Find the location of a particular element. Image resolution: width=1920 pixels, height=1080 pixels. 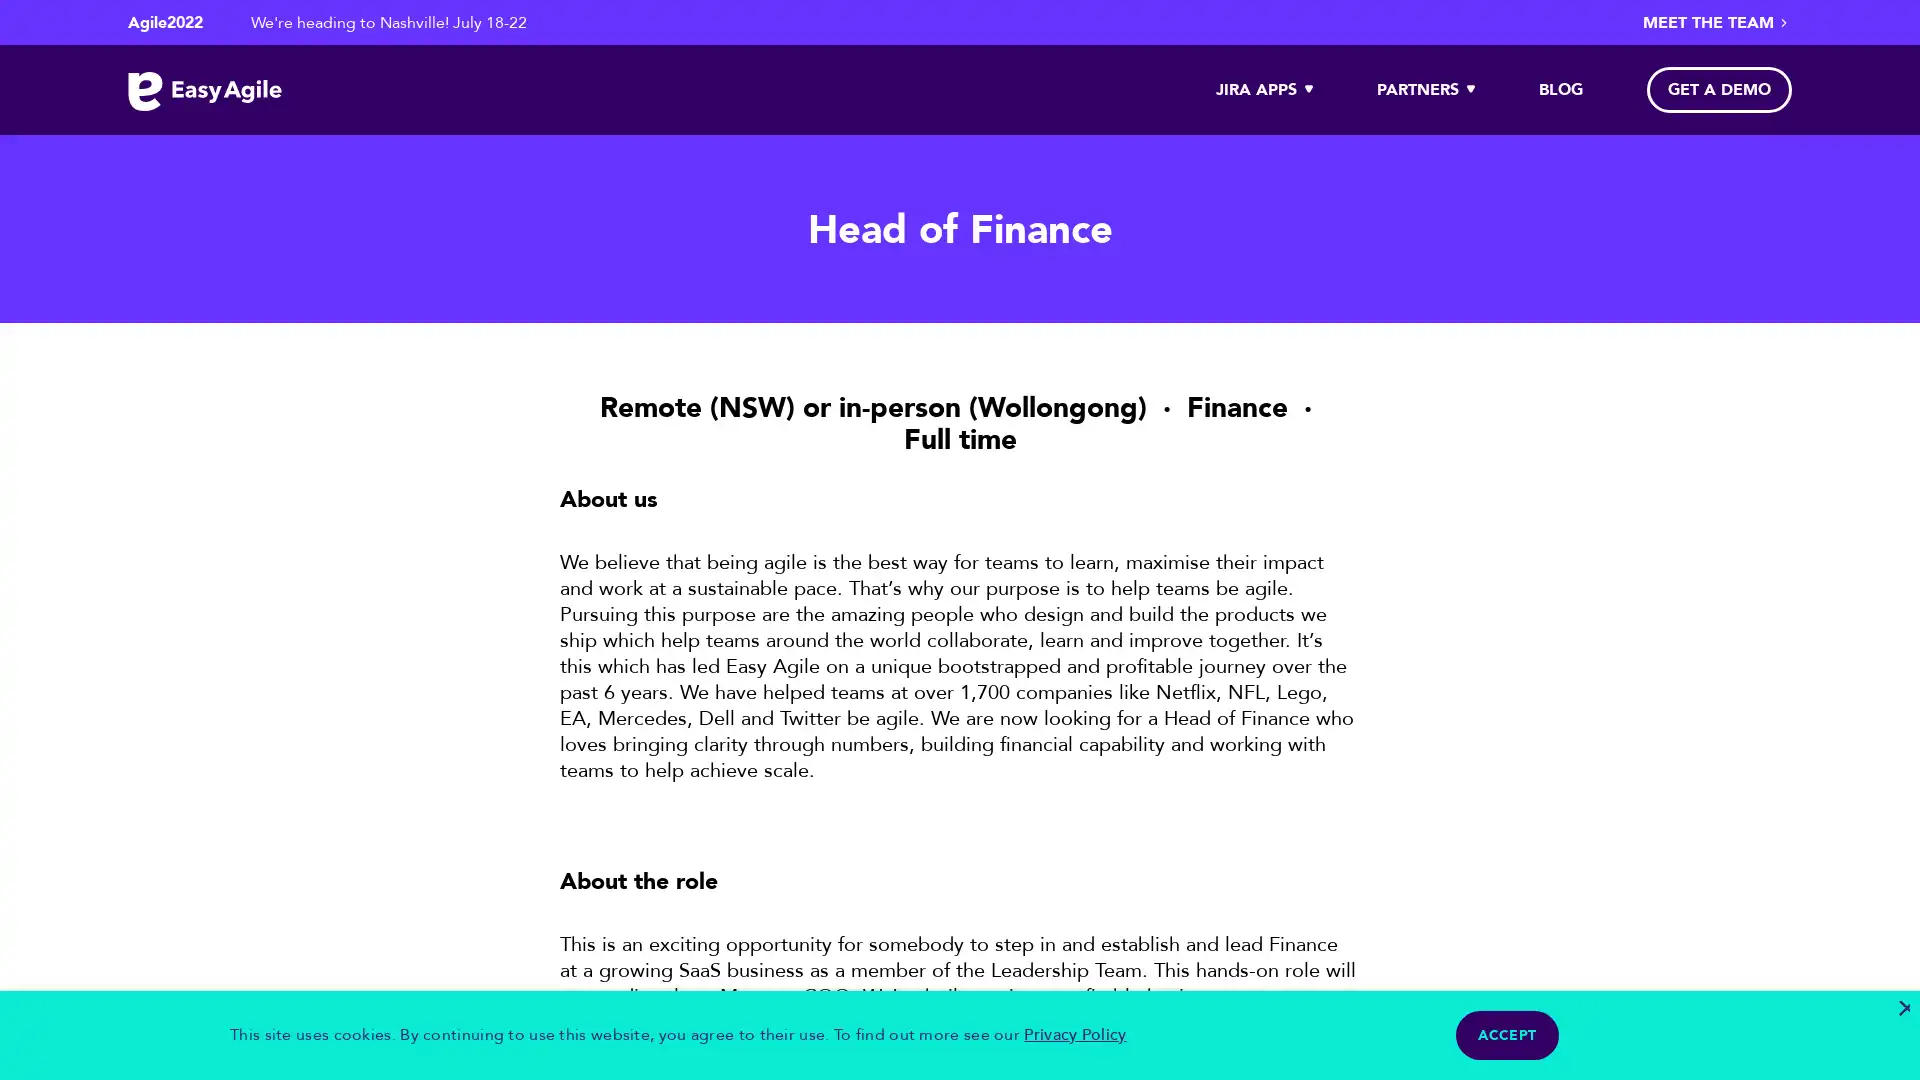

Close is located at coordinates (1901, 1008).